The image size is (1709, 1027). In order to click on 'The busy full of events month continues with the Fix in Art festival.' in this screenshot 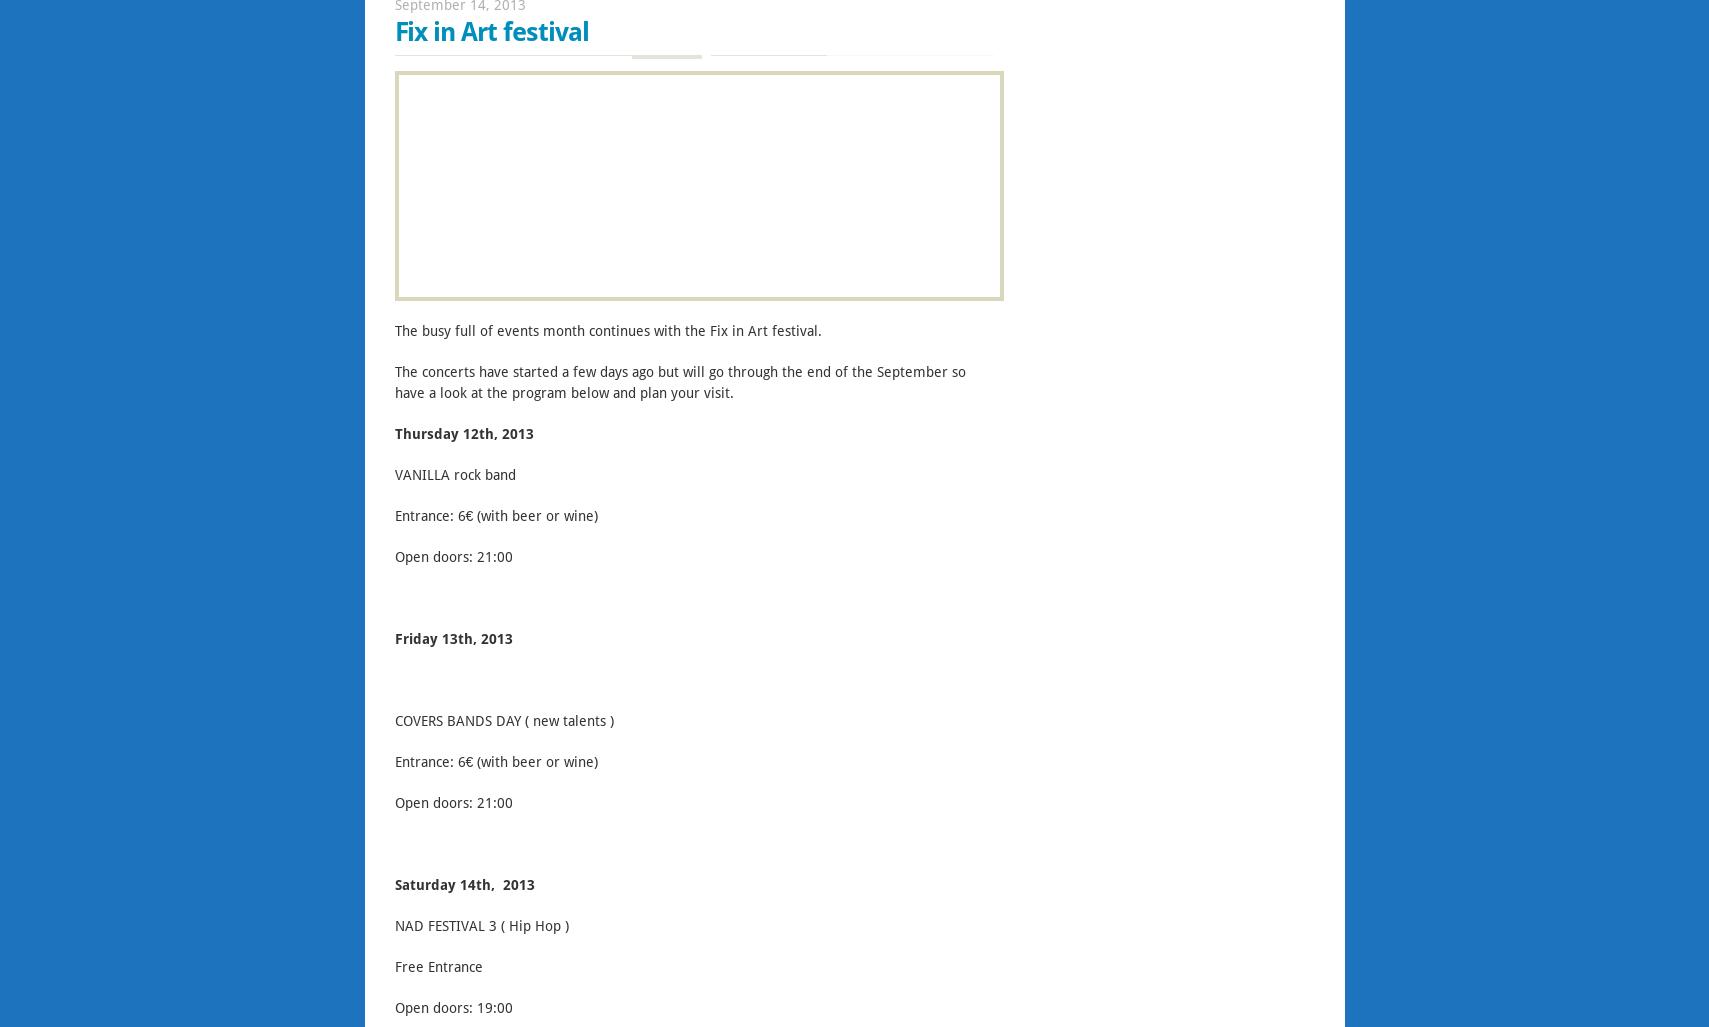, I will do `click(606, 331)`.